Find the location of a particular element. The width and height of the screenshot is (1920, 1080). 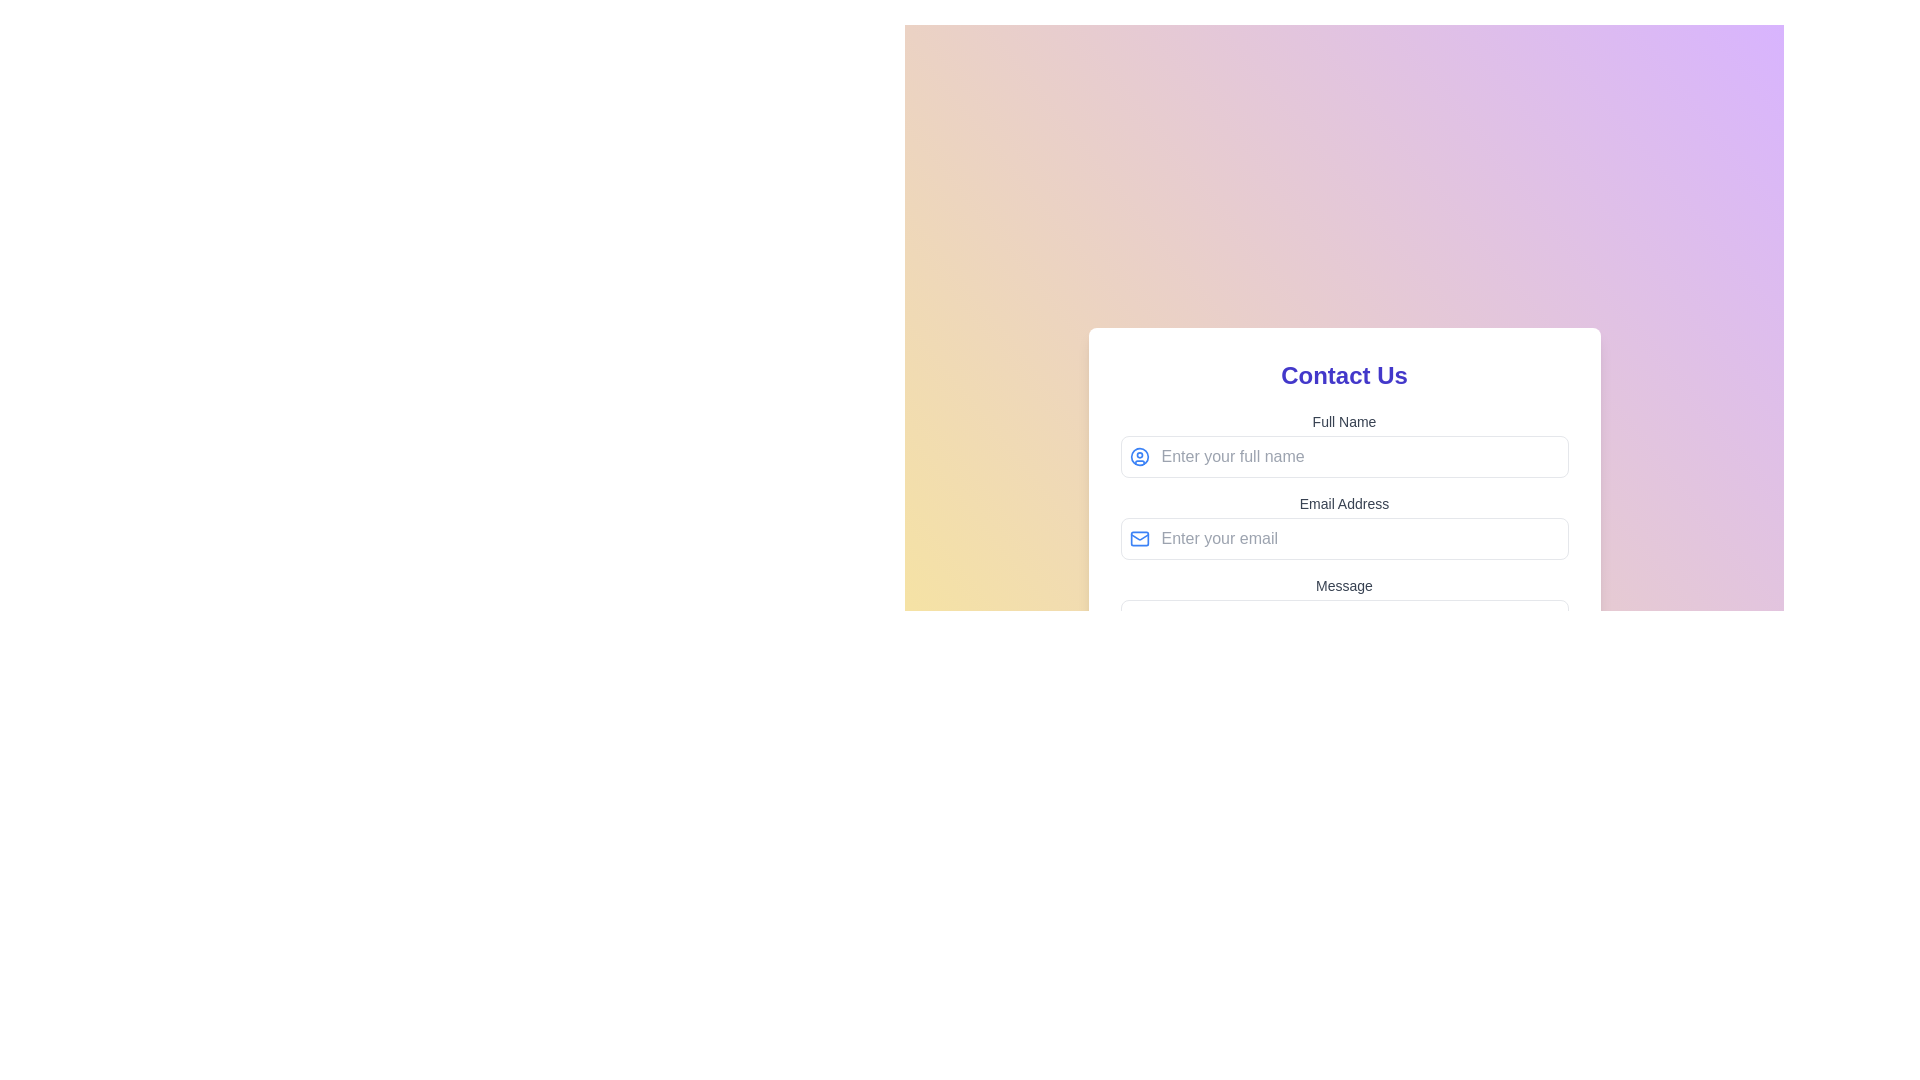

the email address input field, which is the second input group in the contact form located below the 'Full Name' field and above the 'Message' field is located at coordinates (1344, 526).